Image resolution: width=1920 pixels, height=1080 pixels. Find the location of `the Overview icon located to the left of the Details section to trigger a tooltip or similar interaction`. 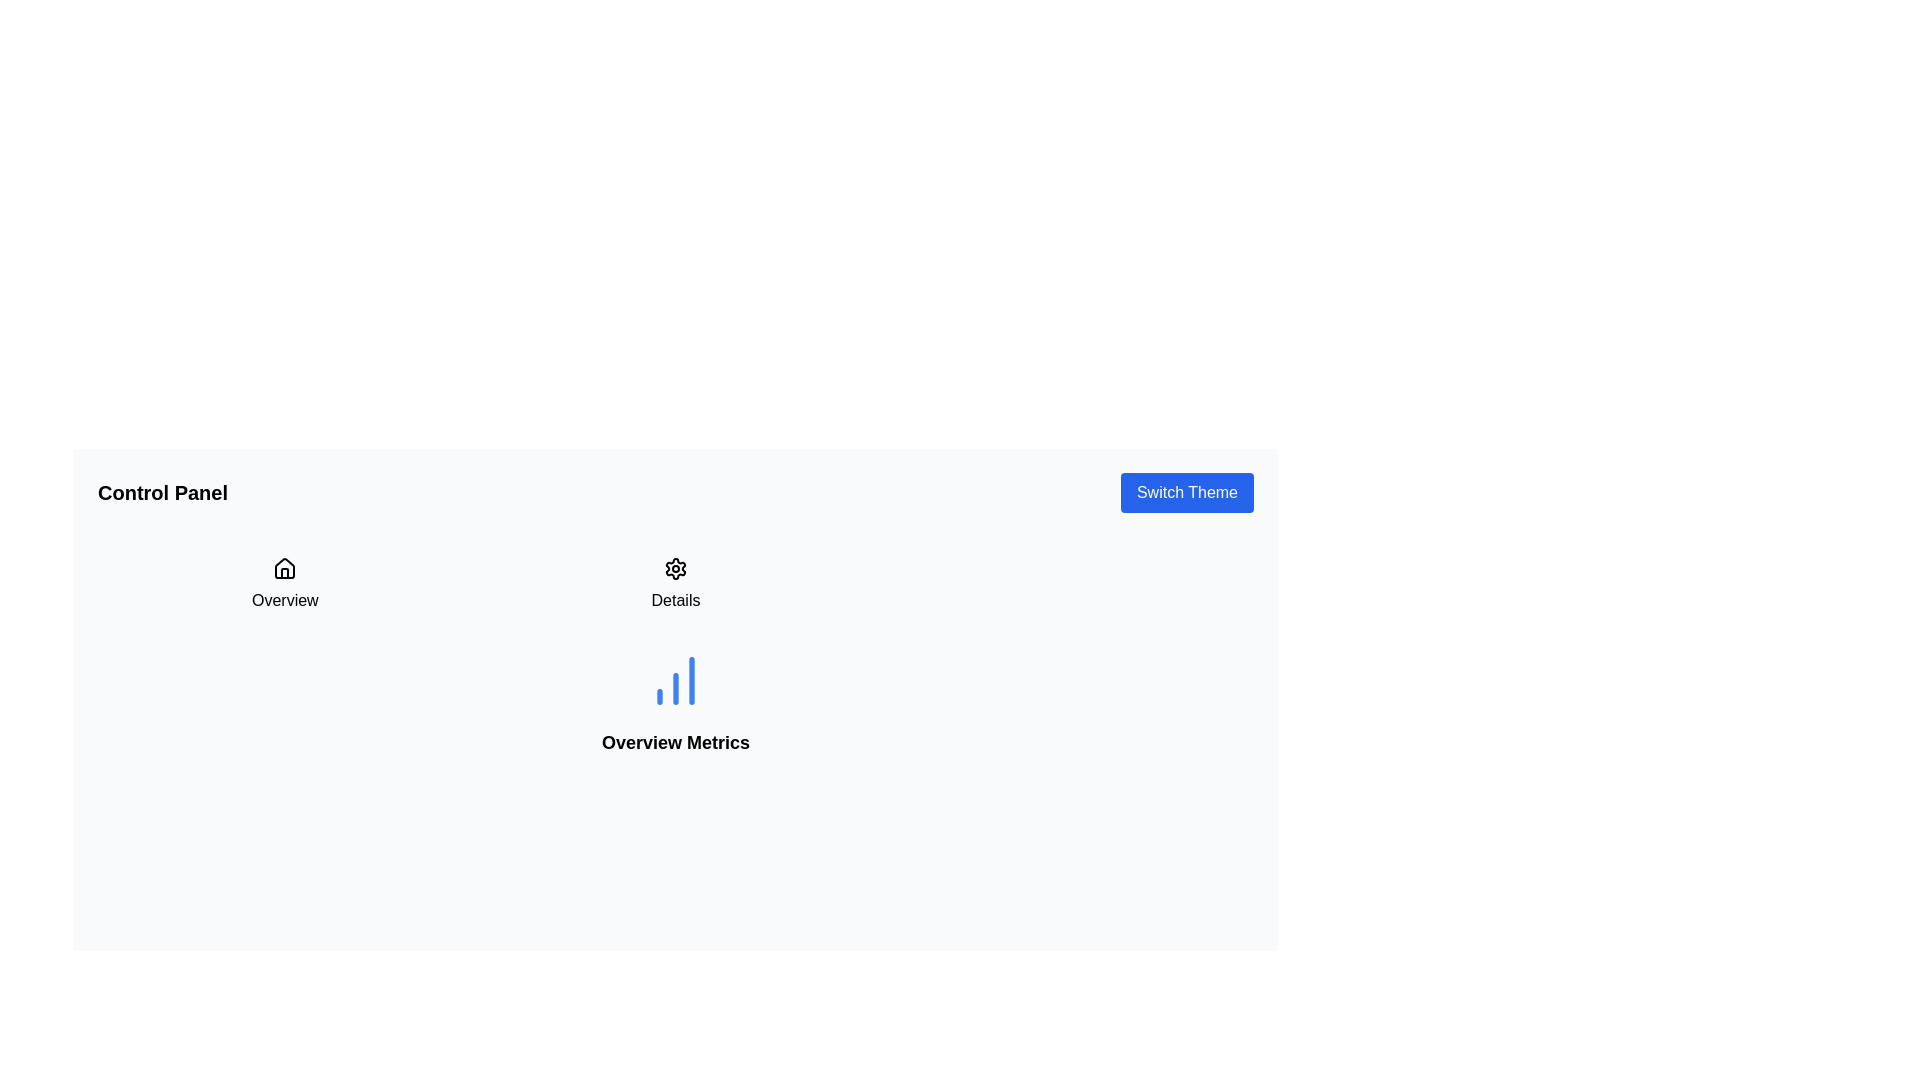

the Overview icon located to the left of the Details section to trigger a tooltip or similar interaction is located at coordinates (284, 569).